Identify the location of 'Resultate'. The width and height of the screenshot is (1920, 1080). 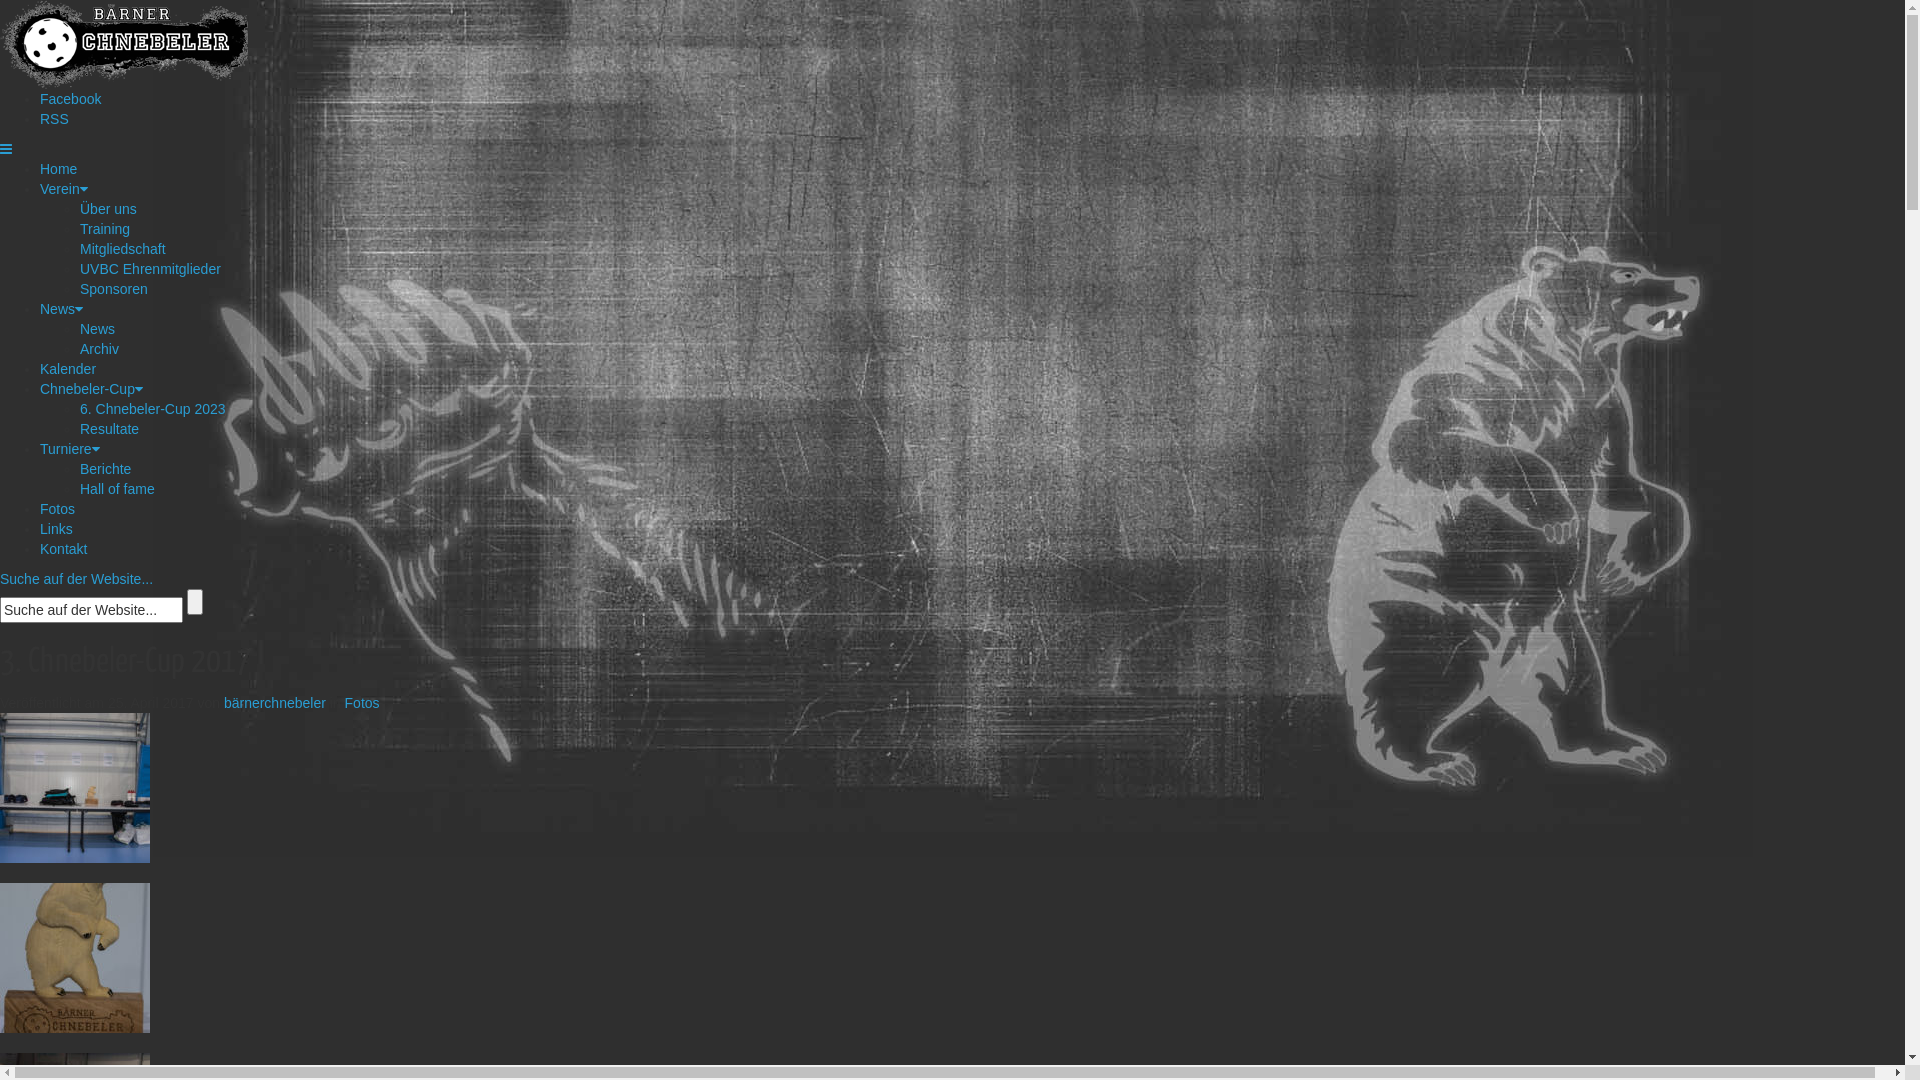
(80, 427).